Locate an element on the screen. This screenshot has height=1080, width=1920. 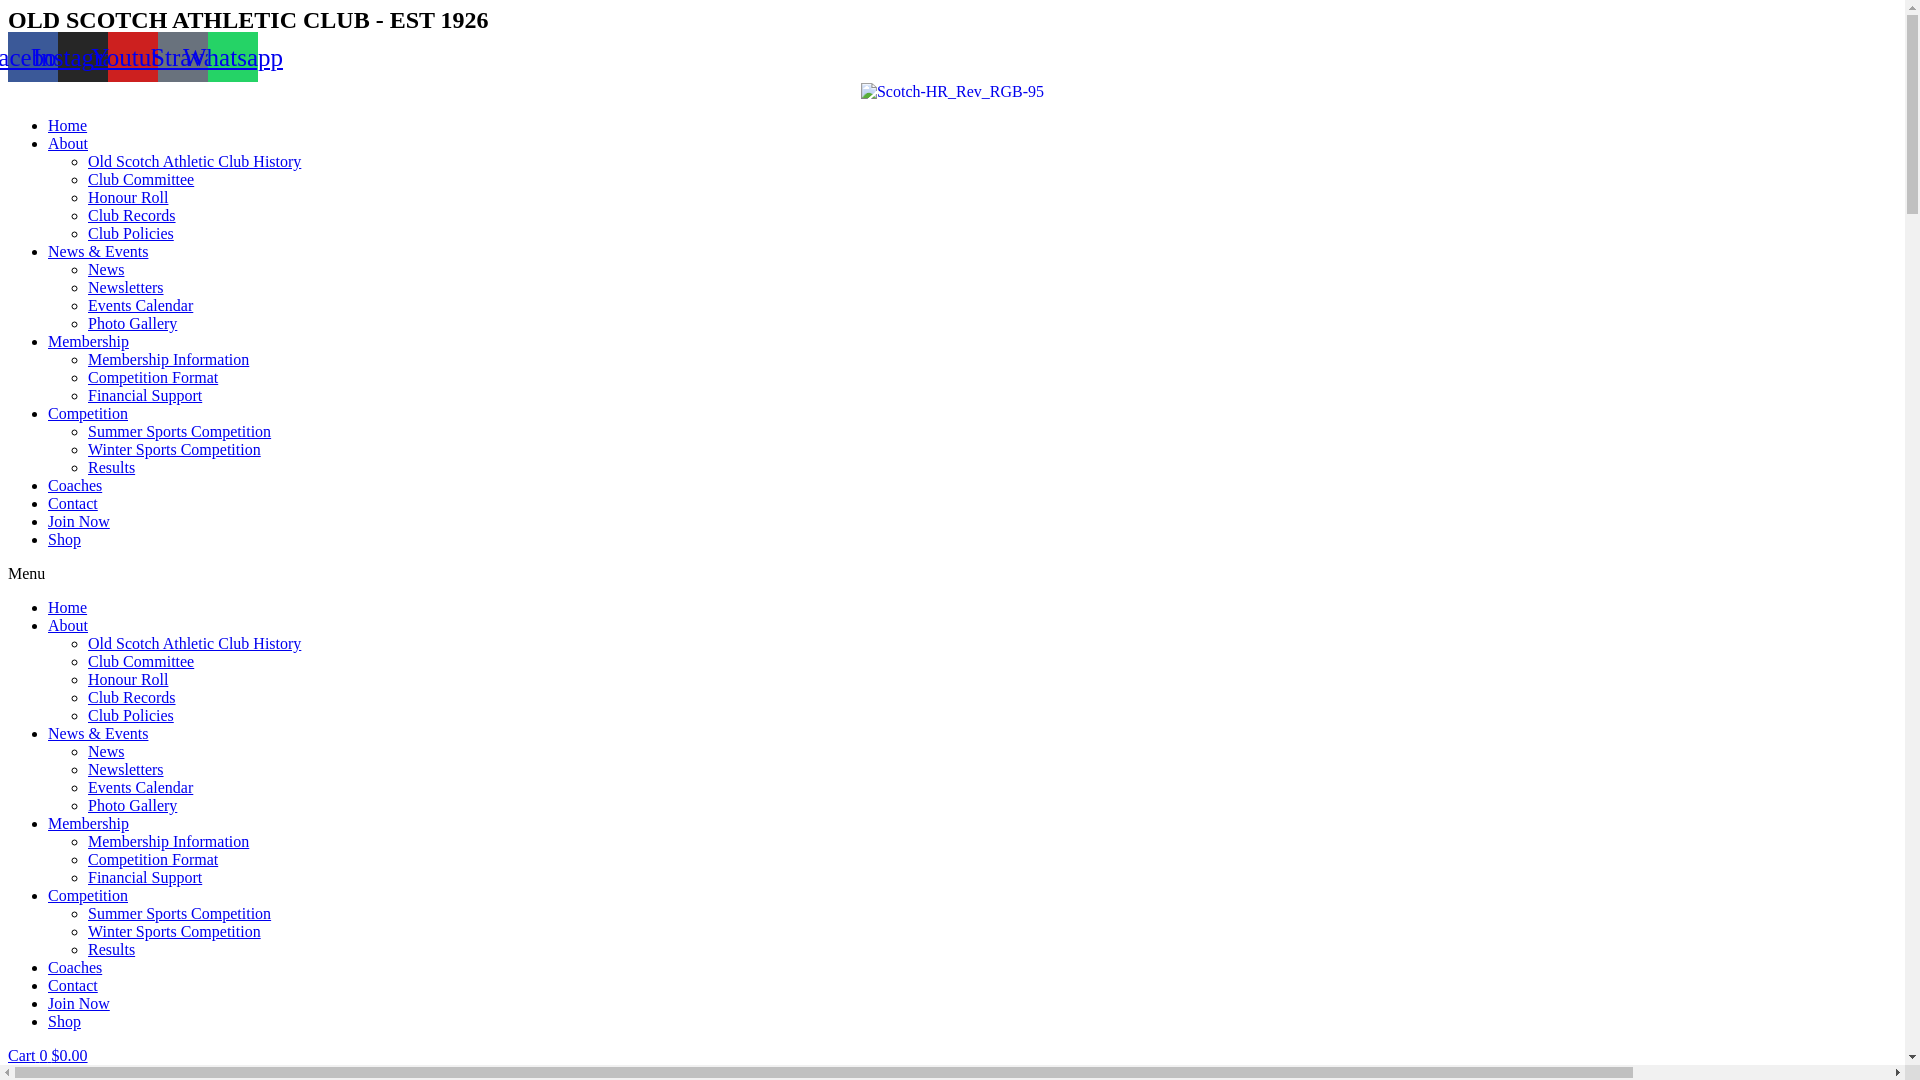
'Instagram' is located at coordinates (81, 56).